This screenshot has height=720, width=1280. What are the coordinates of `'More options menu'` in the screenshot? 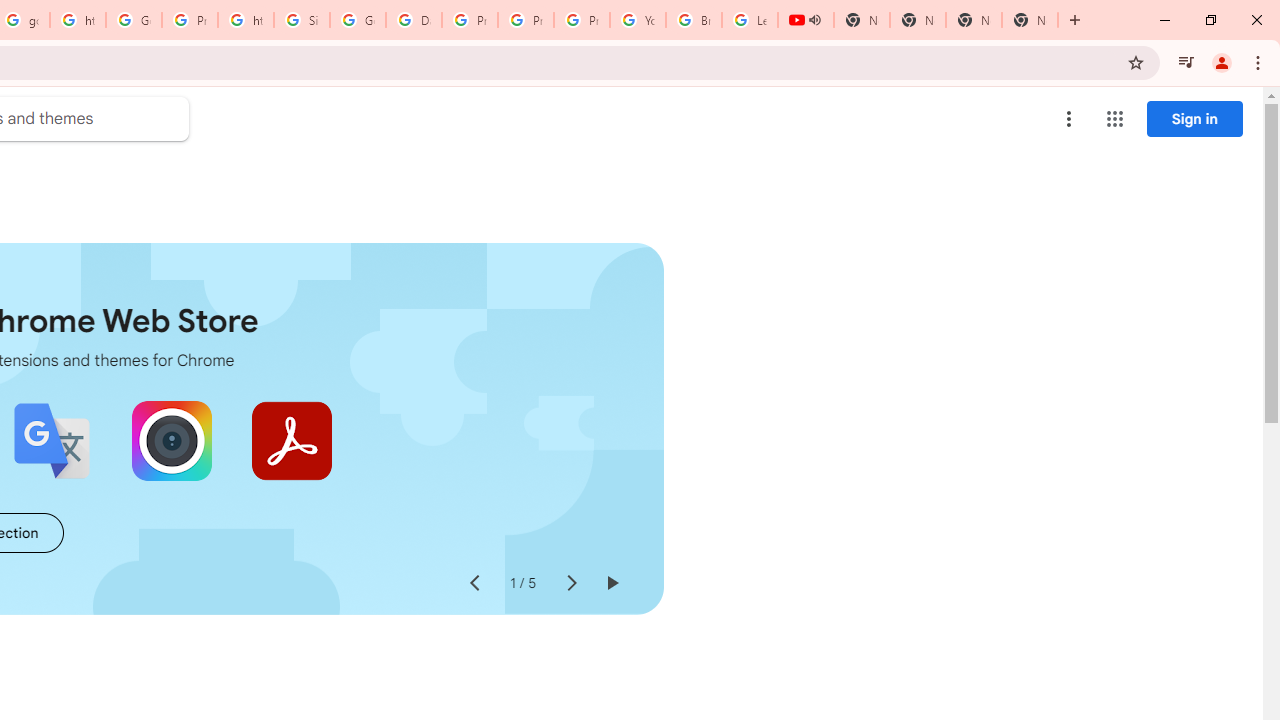 It's located at (1068, 119).